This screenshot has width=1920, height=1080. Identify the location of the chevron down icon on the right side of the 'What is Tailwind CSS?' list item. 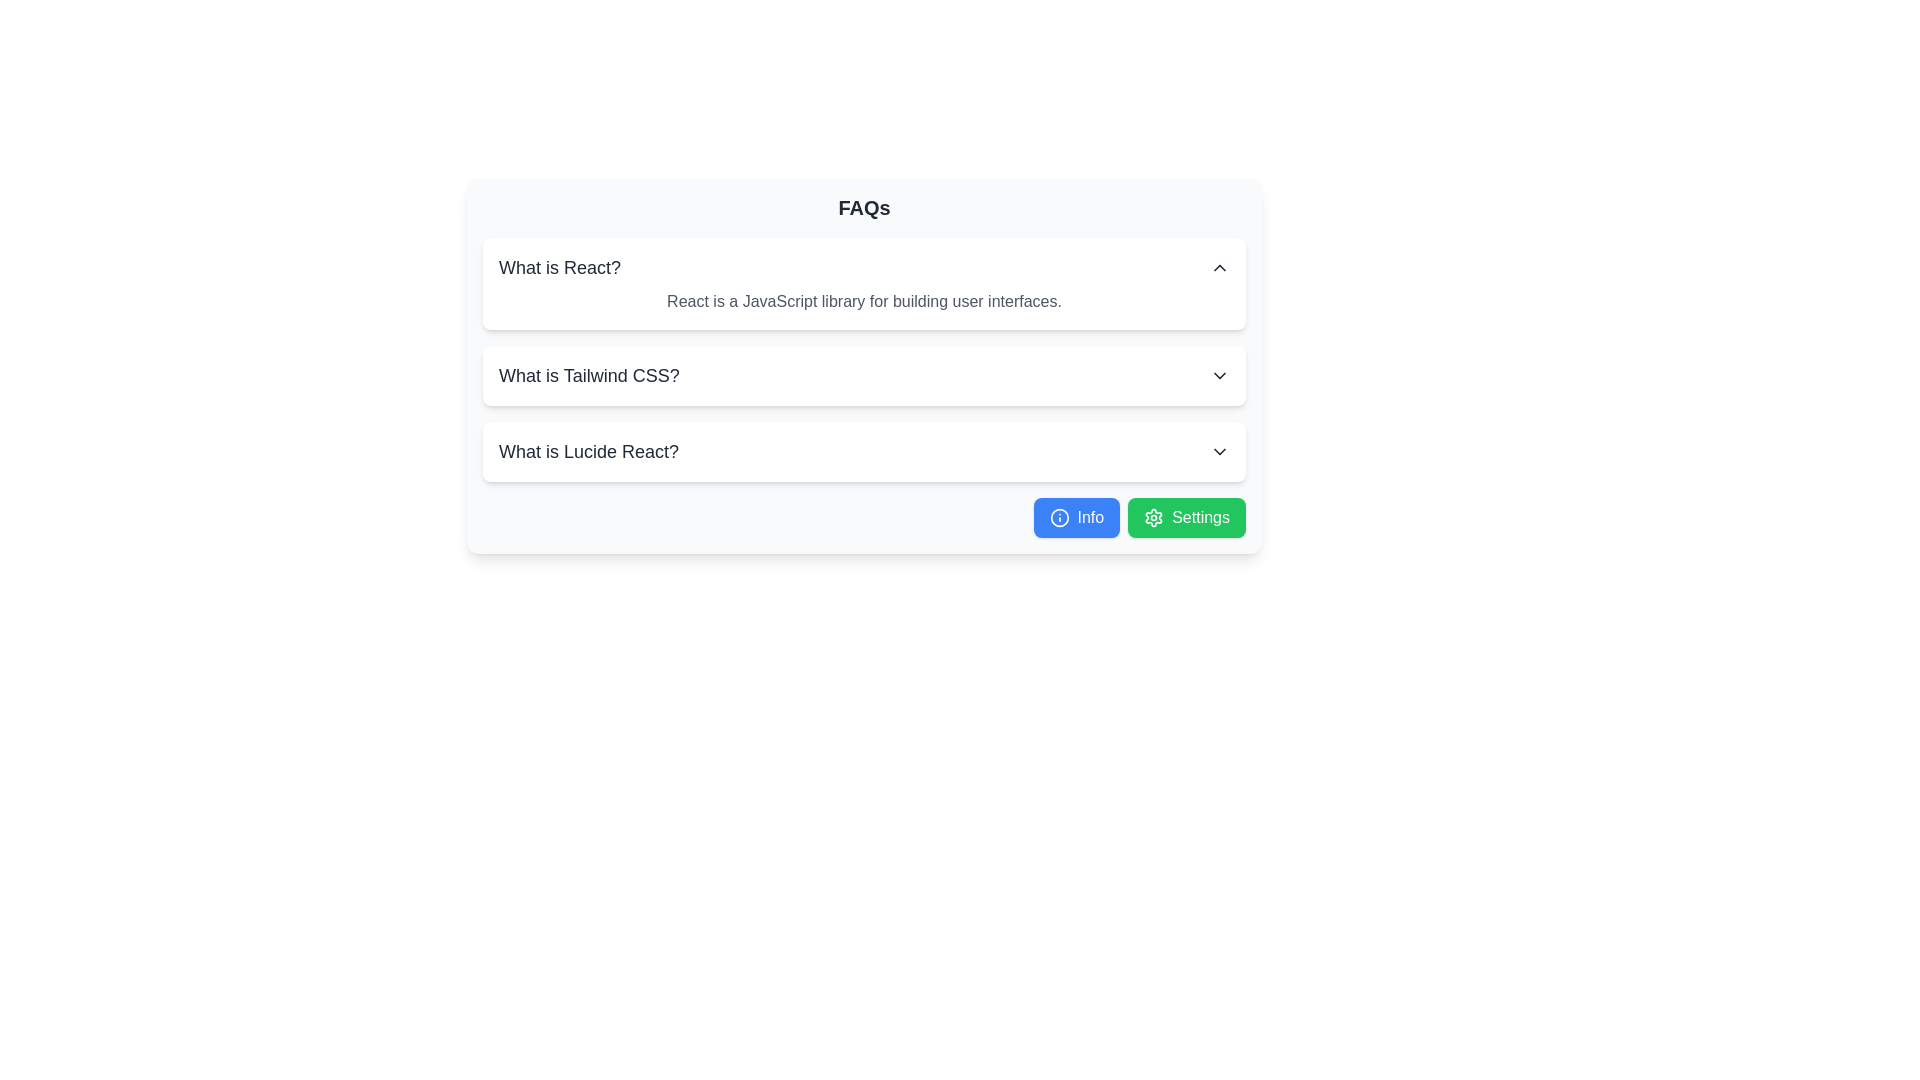
(1218, 375).